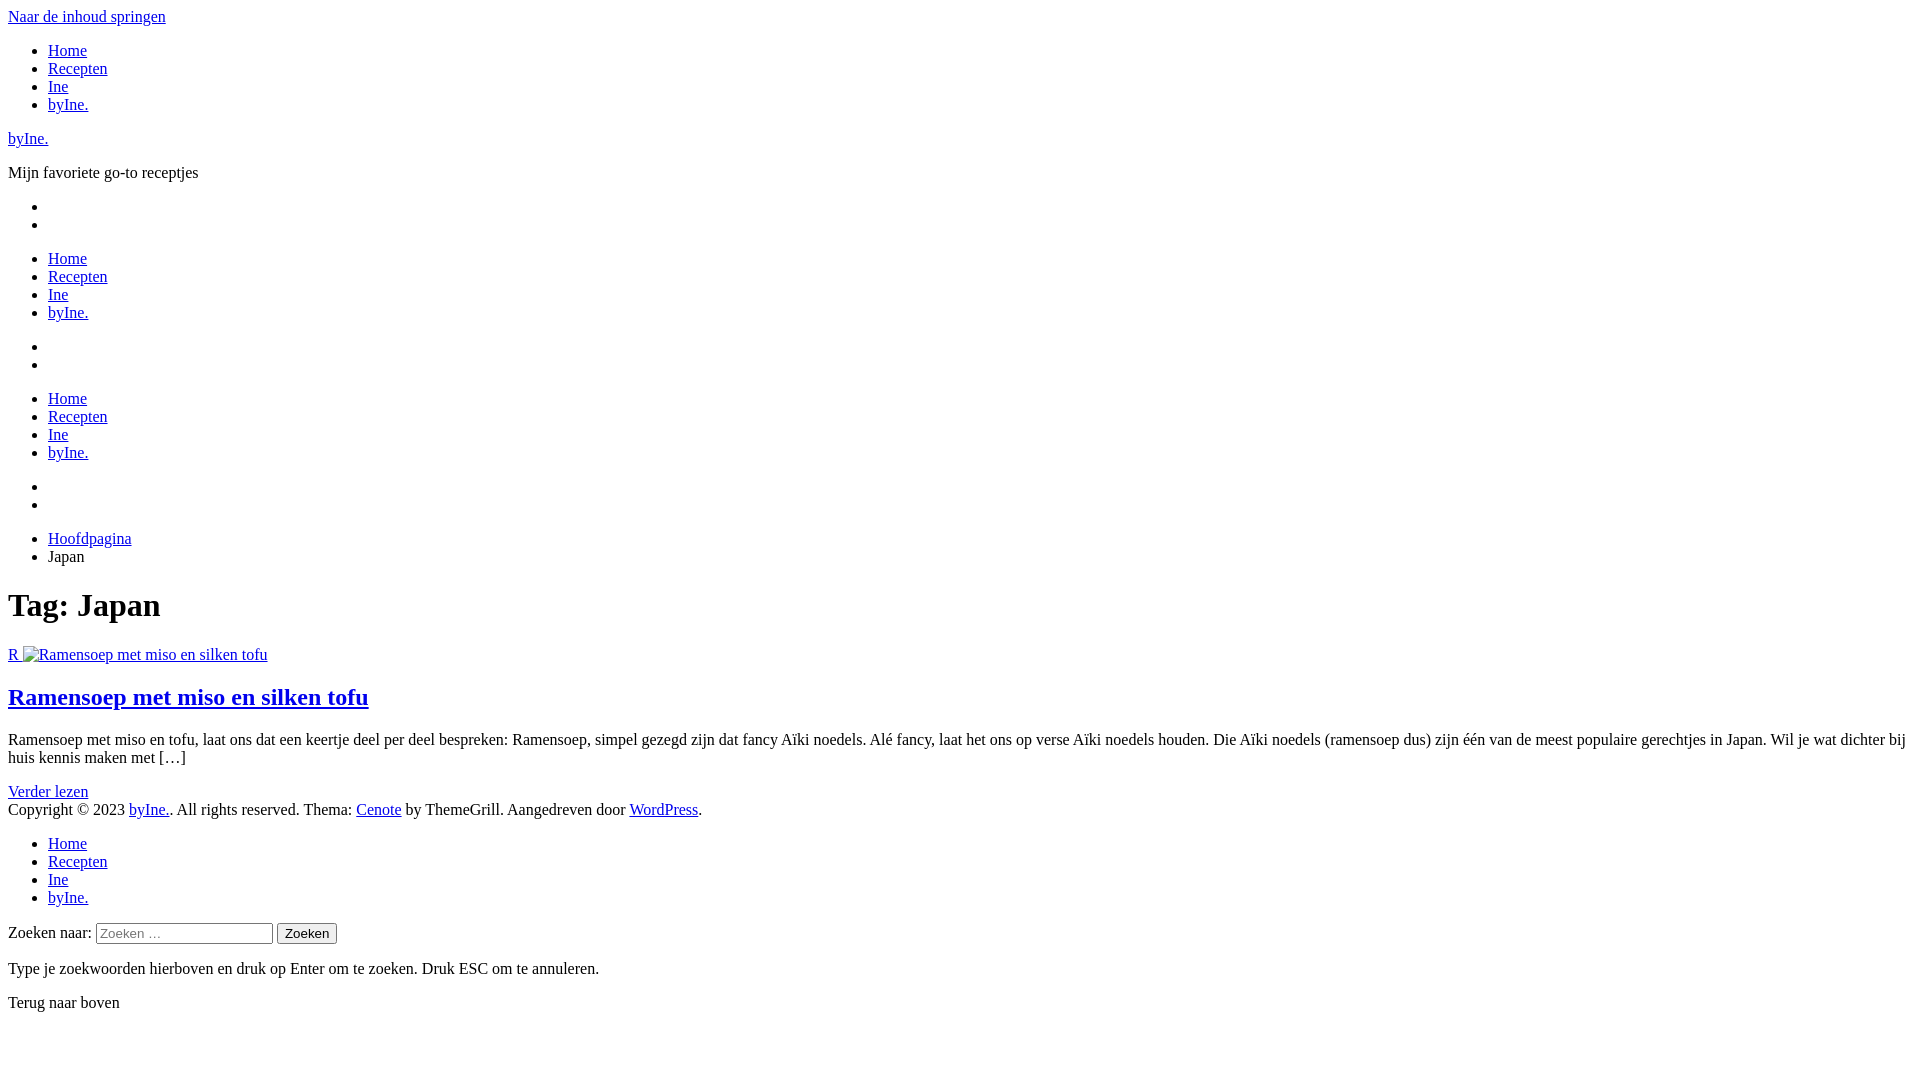  What do you see at coordinates (67, 104) in the screenshot?
I see `'byIne.'` at bounding box center [67, 104].